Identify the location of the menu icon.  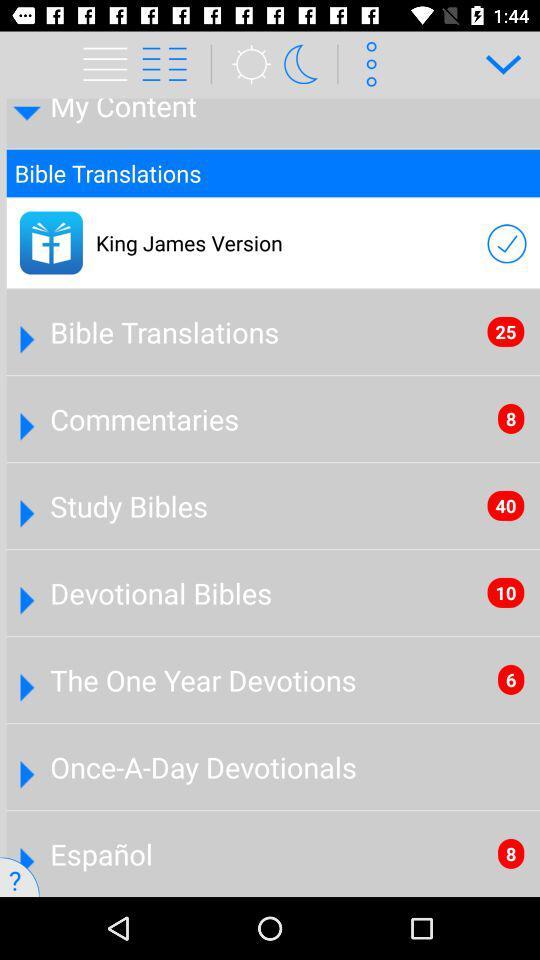
(108, 64).